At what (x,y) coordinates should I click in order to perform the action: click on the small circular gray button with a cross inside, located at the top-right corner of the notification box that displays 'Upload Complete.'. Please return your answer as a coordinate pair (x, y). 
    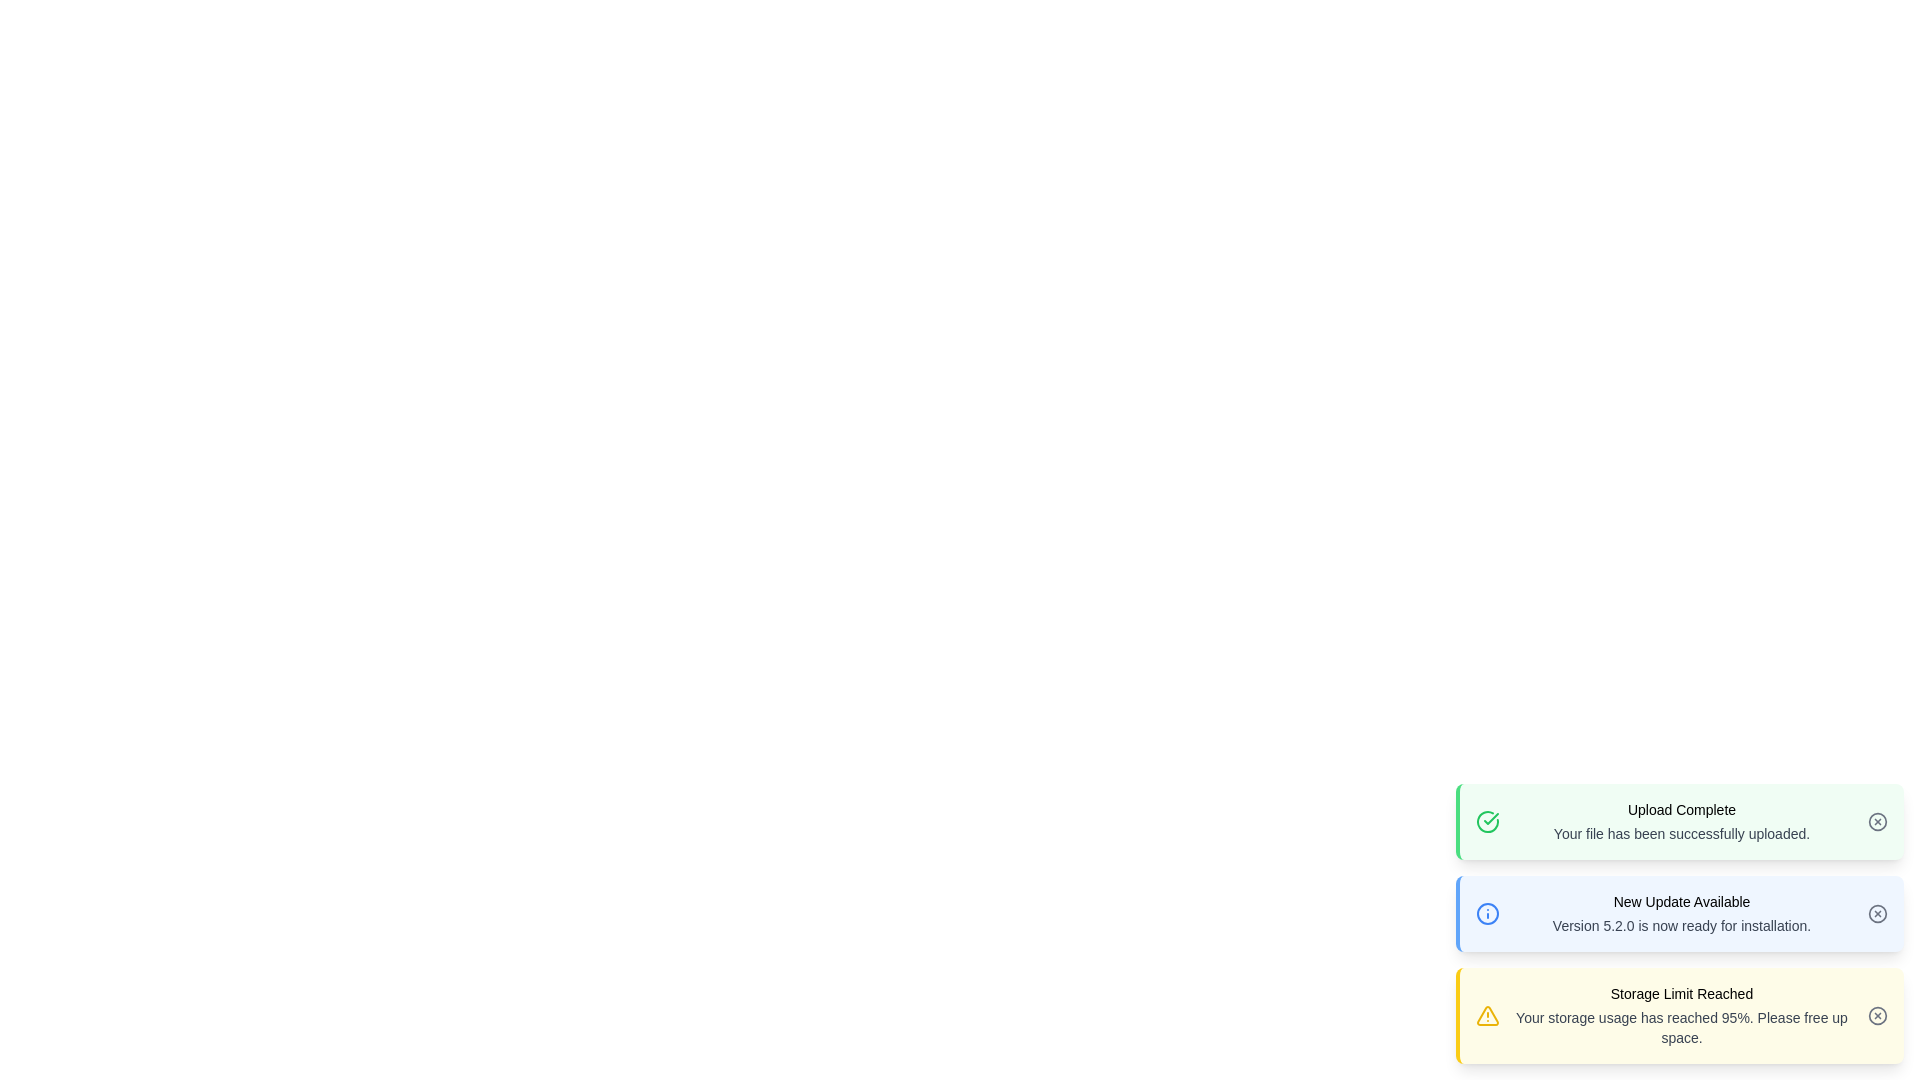
    Looking at the image, I should click on (1876, 821).